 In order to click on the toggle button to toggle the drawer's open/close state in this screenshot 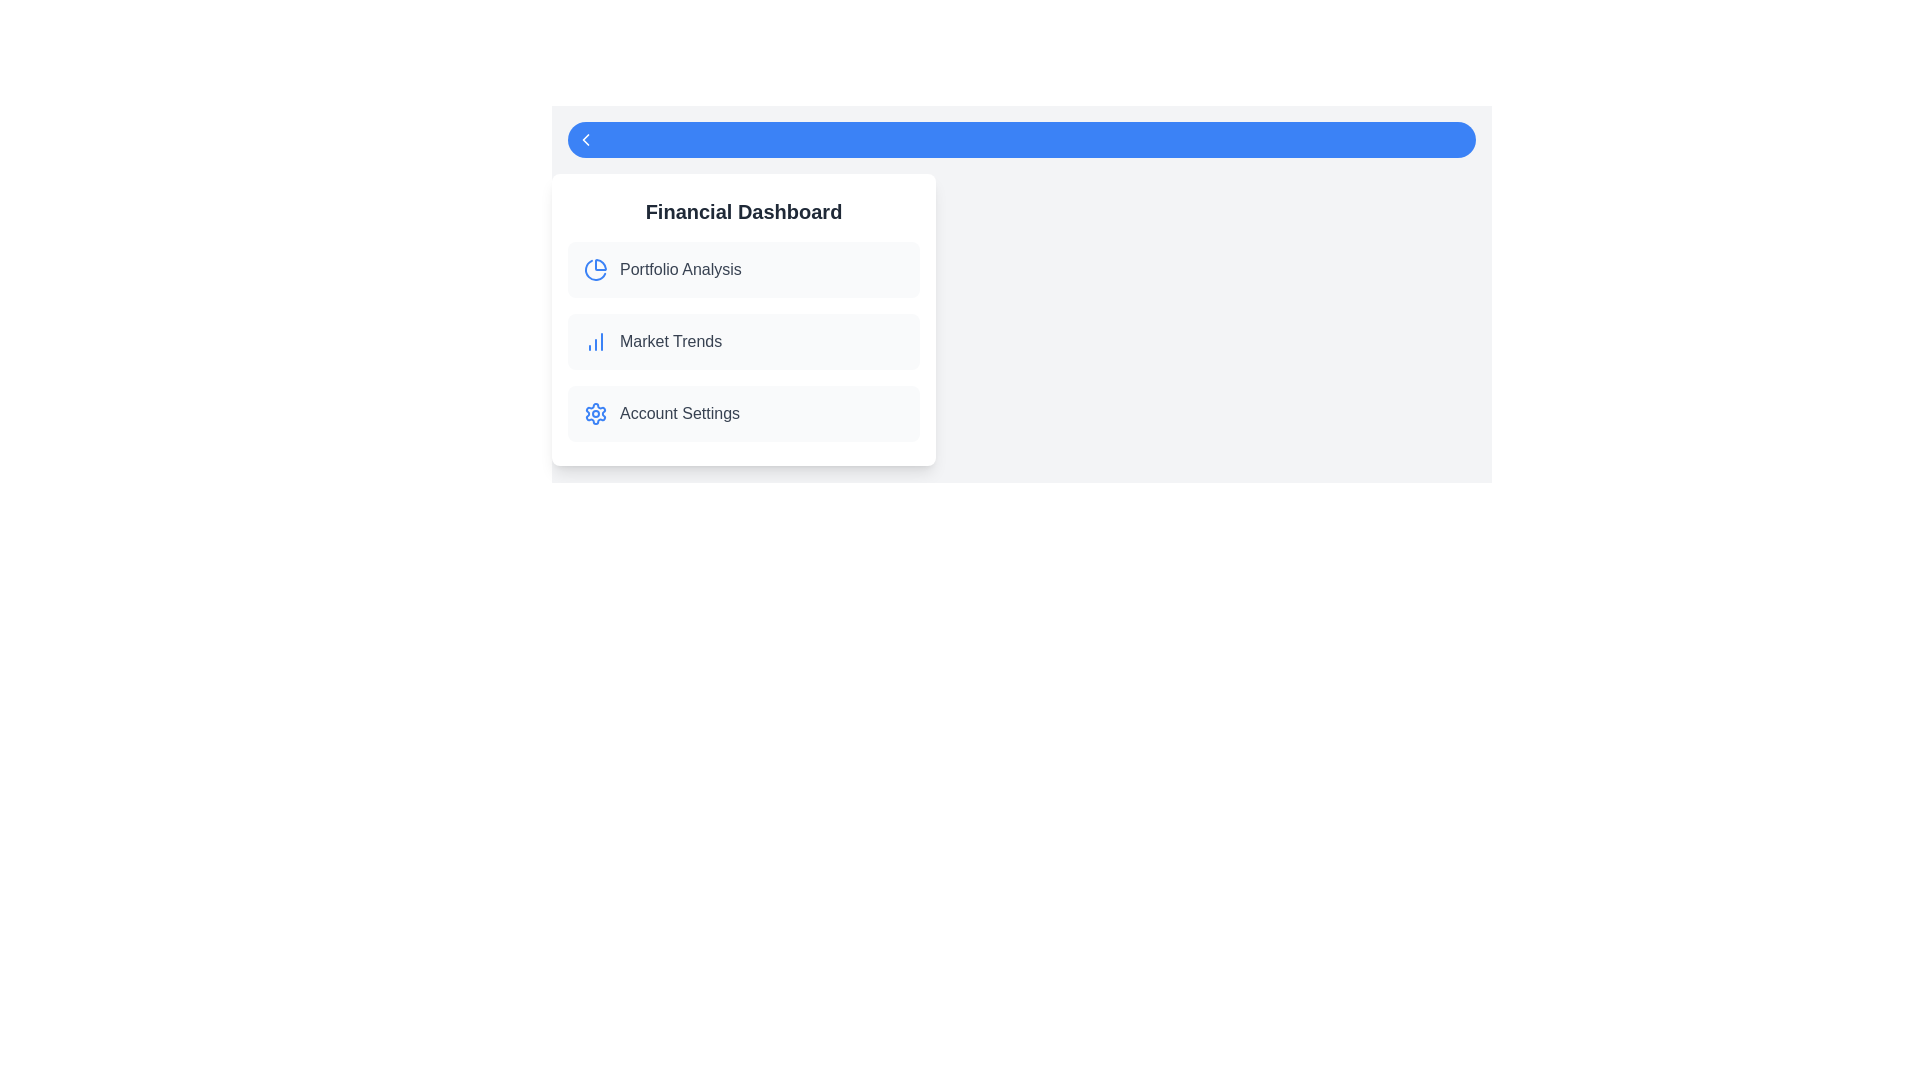, I will do `click(1022, 138)`.